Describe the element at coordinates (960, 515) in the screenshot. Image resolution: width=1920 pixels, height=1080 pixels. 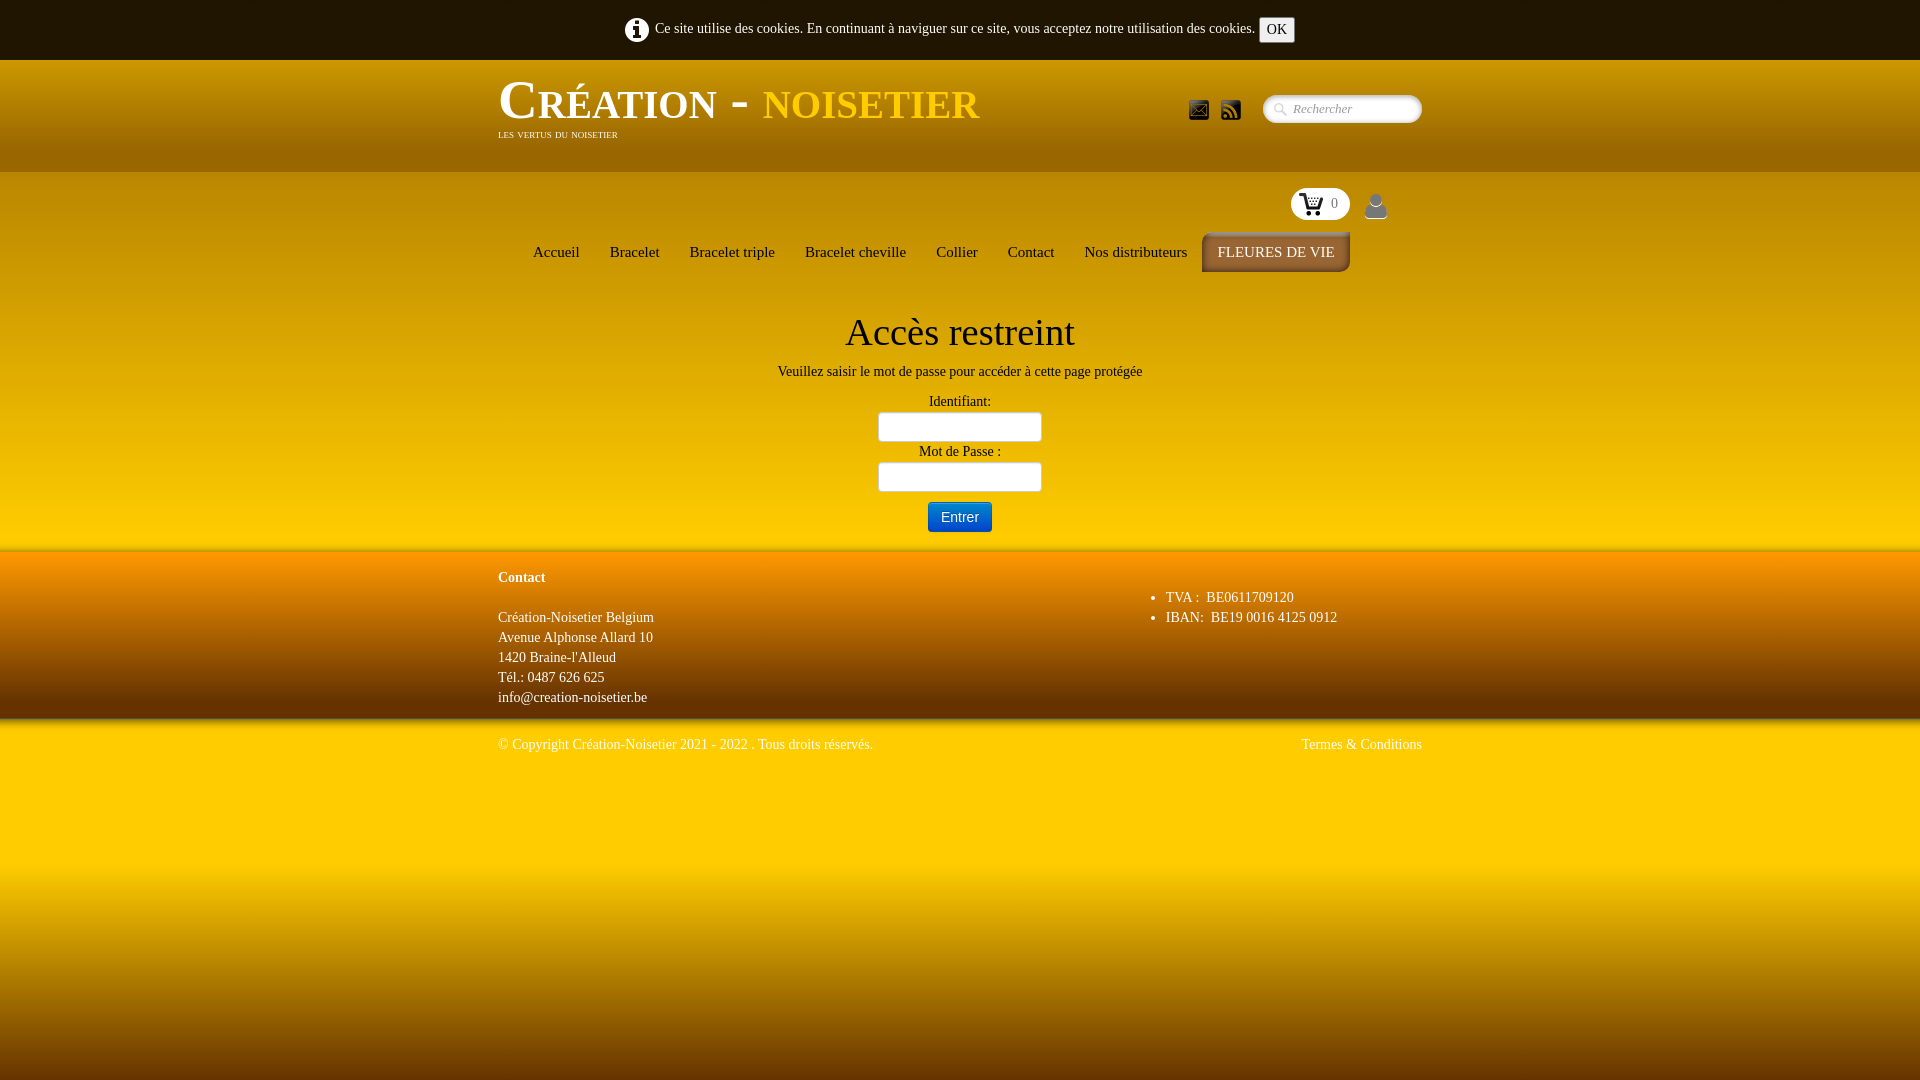
I see `'Entrer'` at that location.